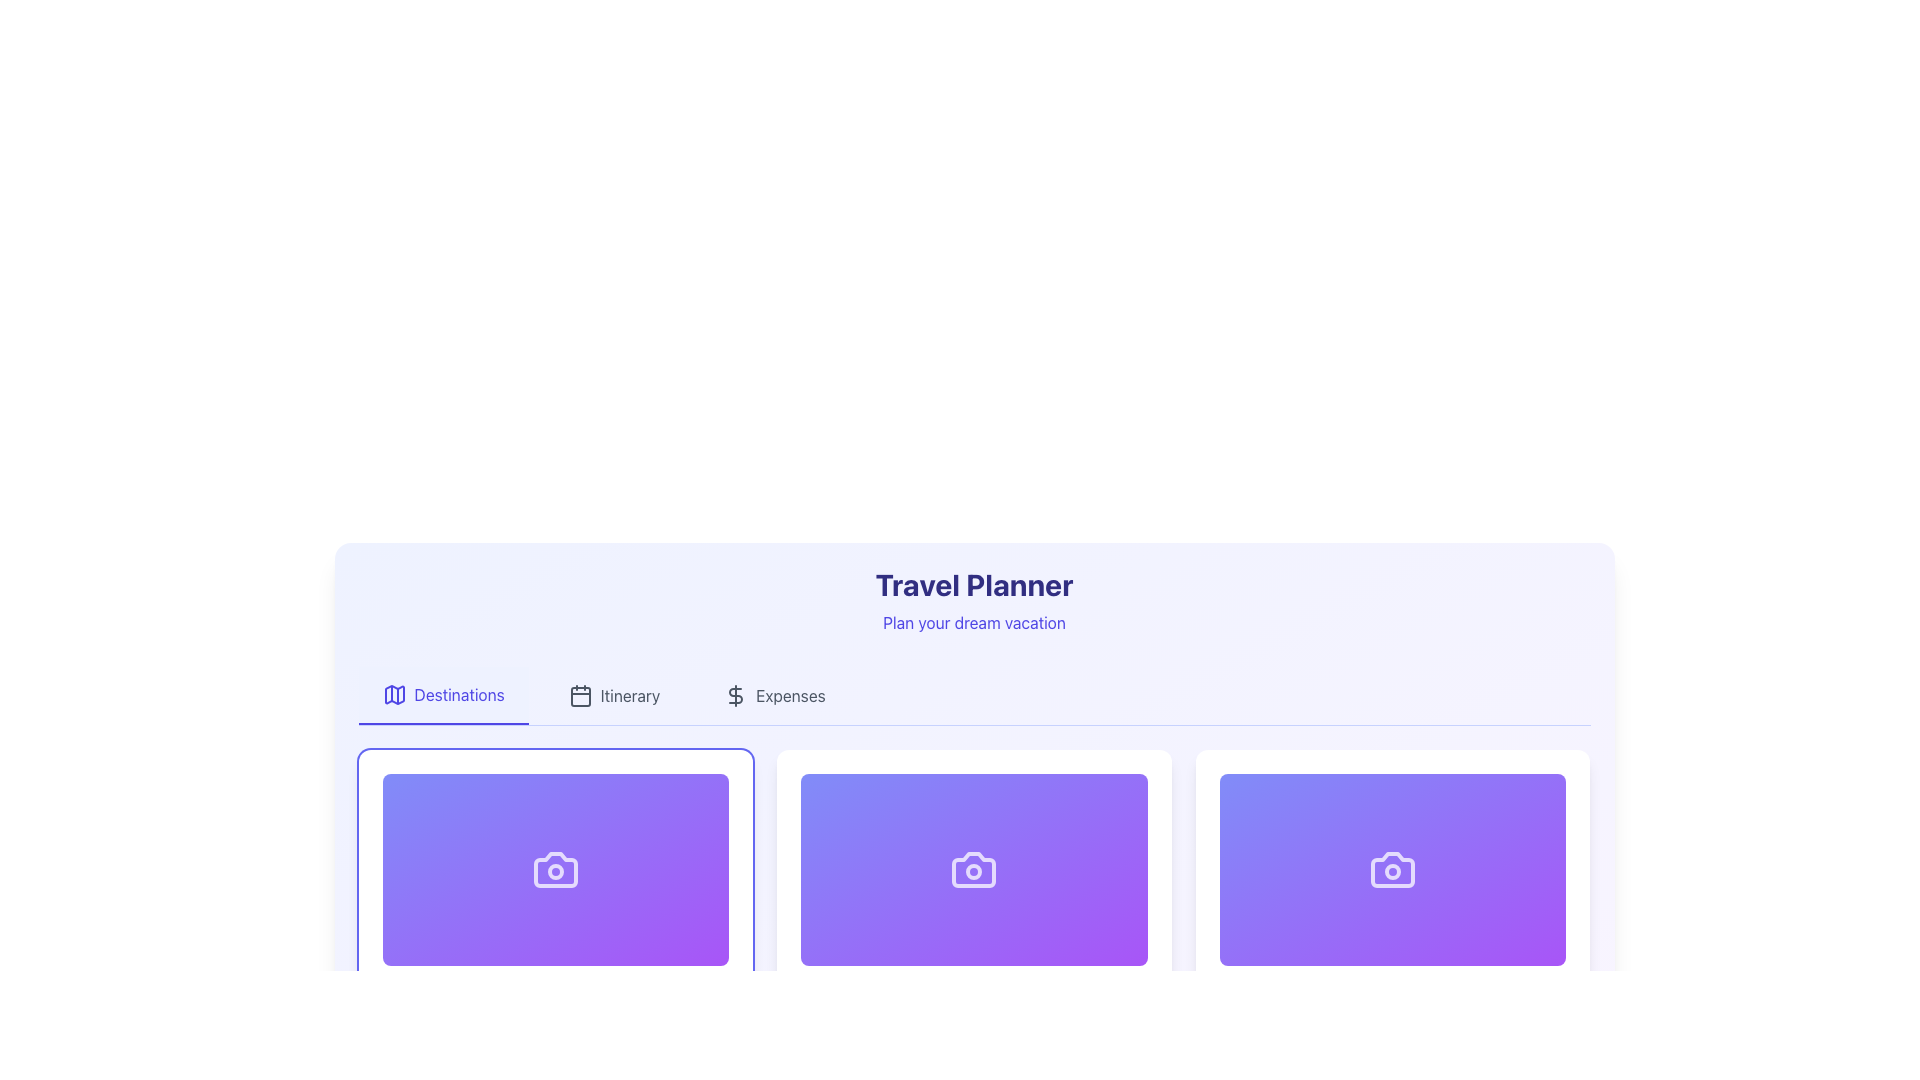 The height and width of the screenshot is (1080, 1920). Describe the element at coordinates (974, 622) in the screenshot. I see `the non-interactive subtitle text element located below the 'Travel Planner' section, which serves as a descriptive text` at that location.